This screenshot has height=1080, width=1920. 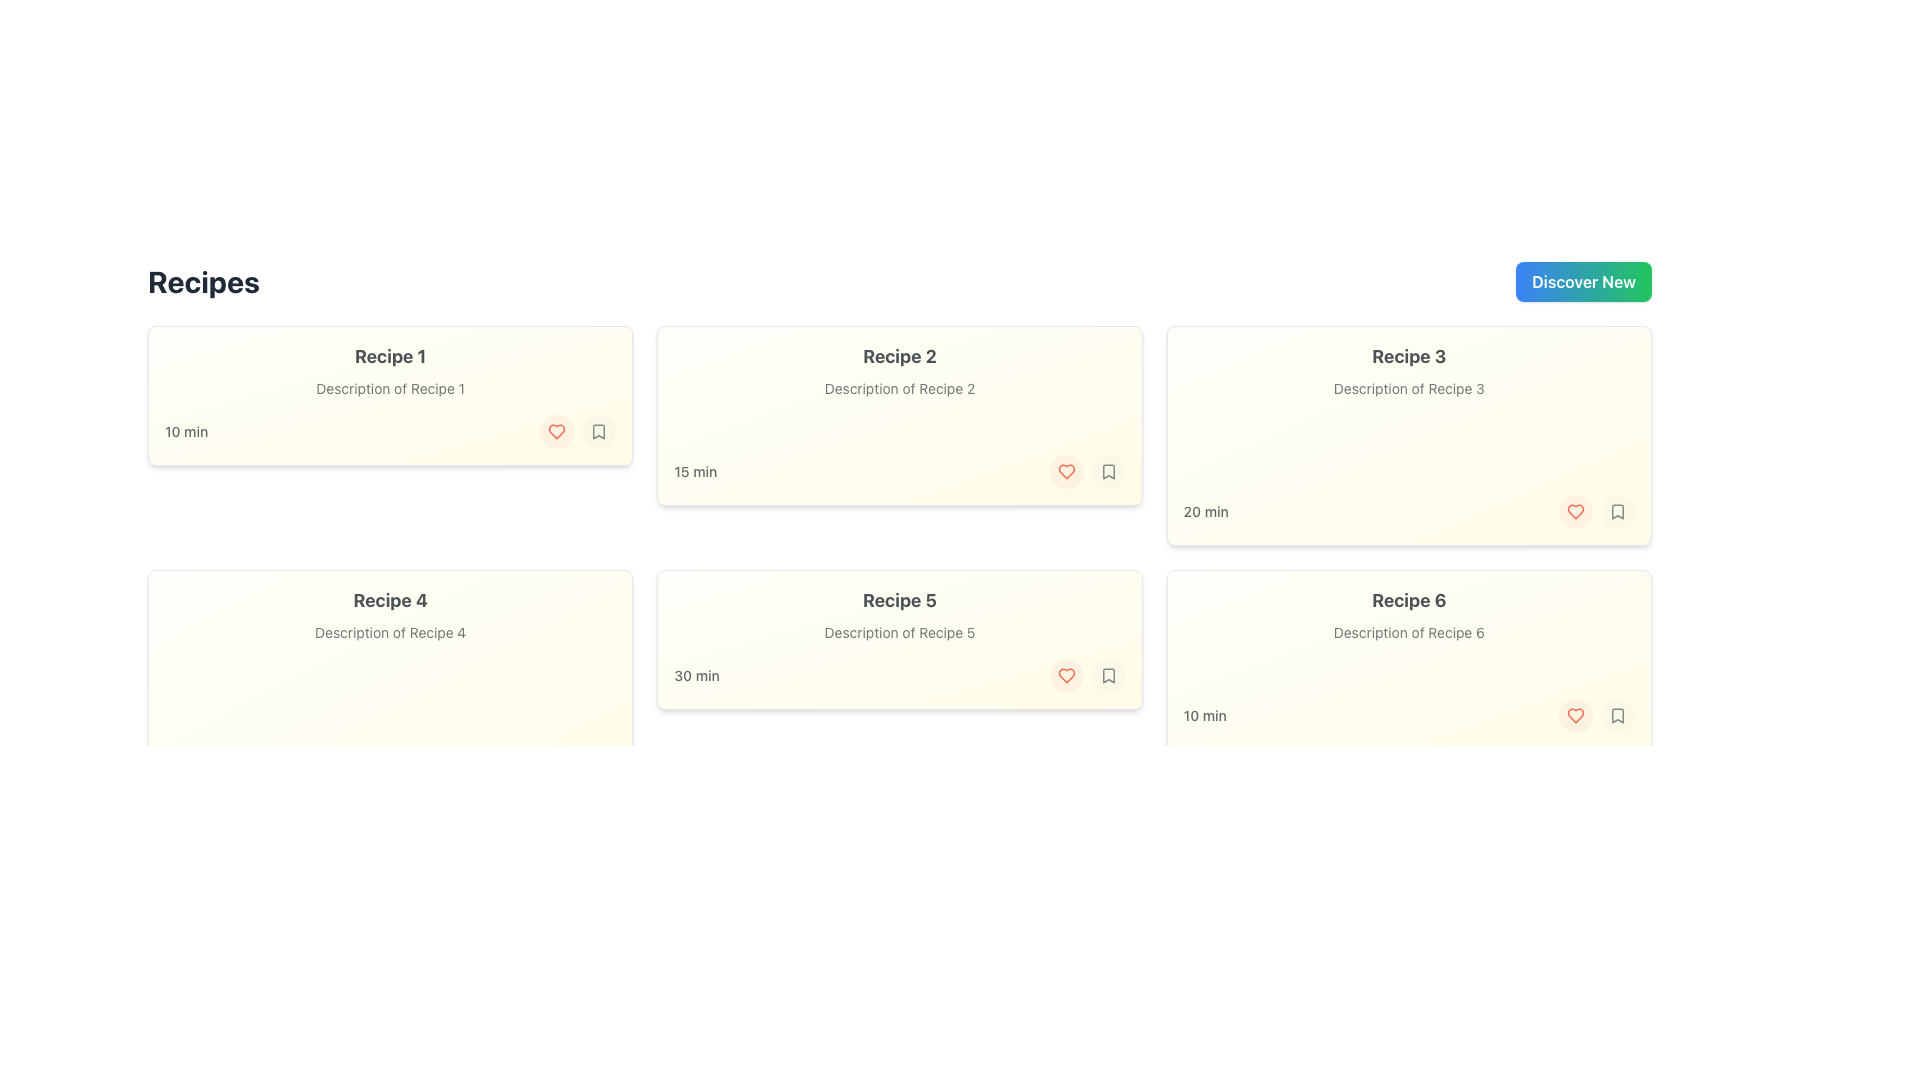 What do you see at coordinates (898, 632) in the screenshot?
I see `the descriptive text element reading 'Description of Recipe 5', which is located in the card labeled 'Recipe 5', directly beneath its title` at bounding box center [898, 632].